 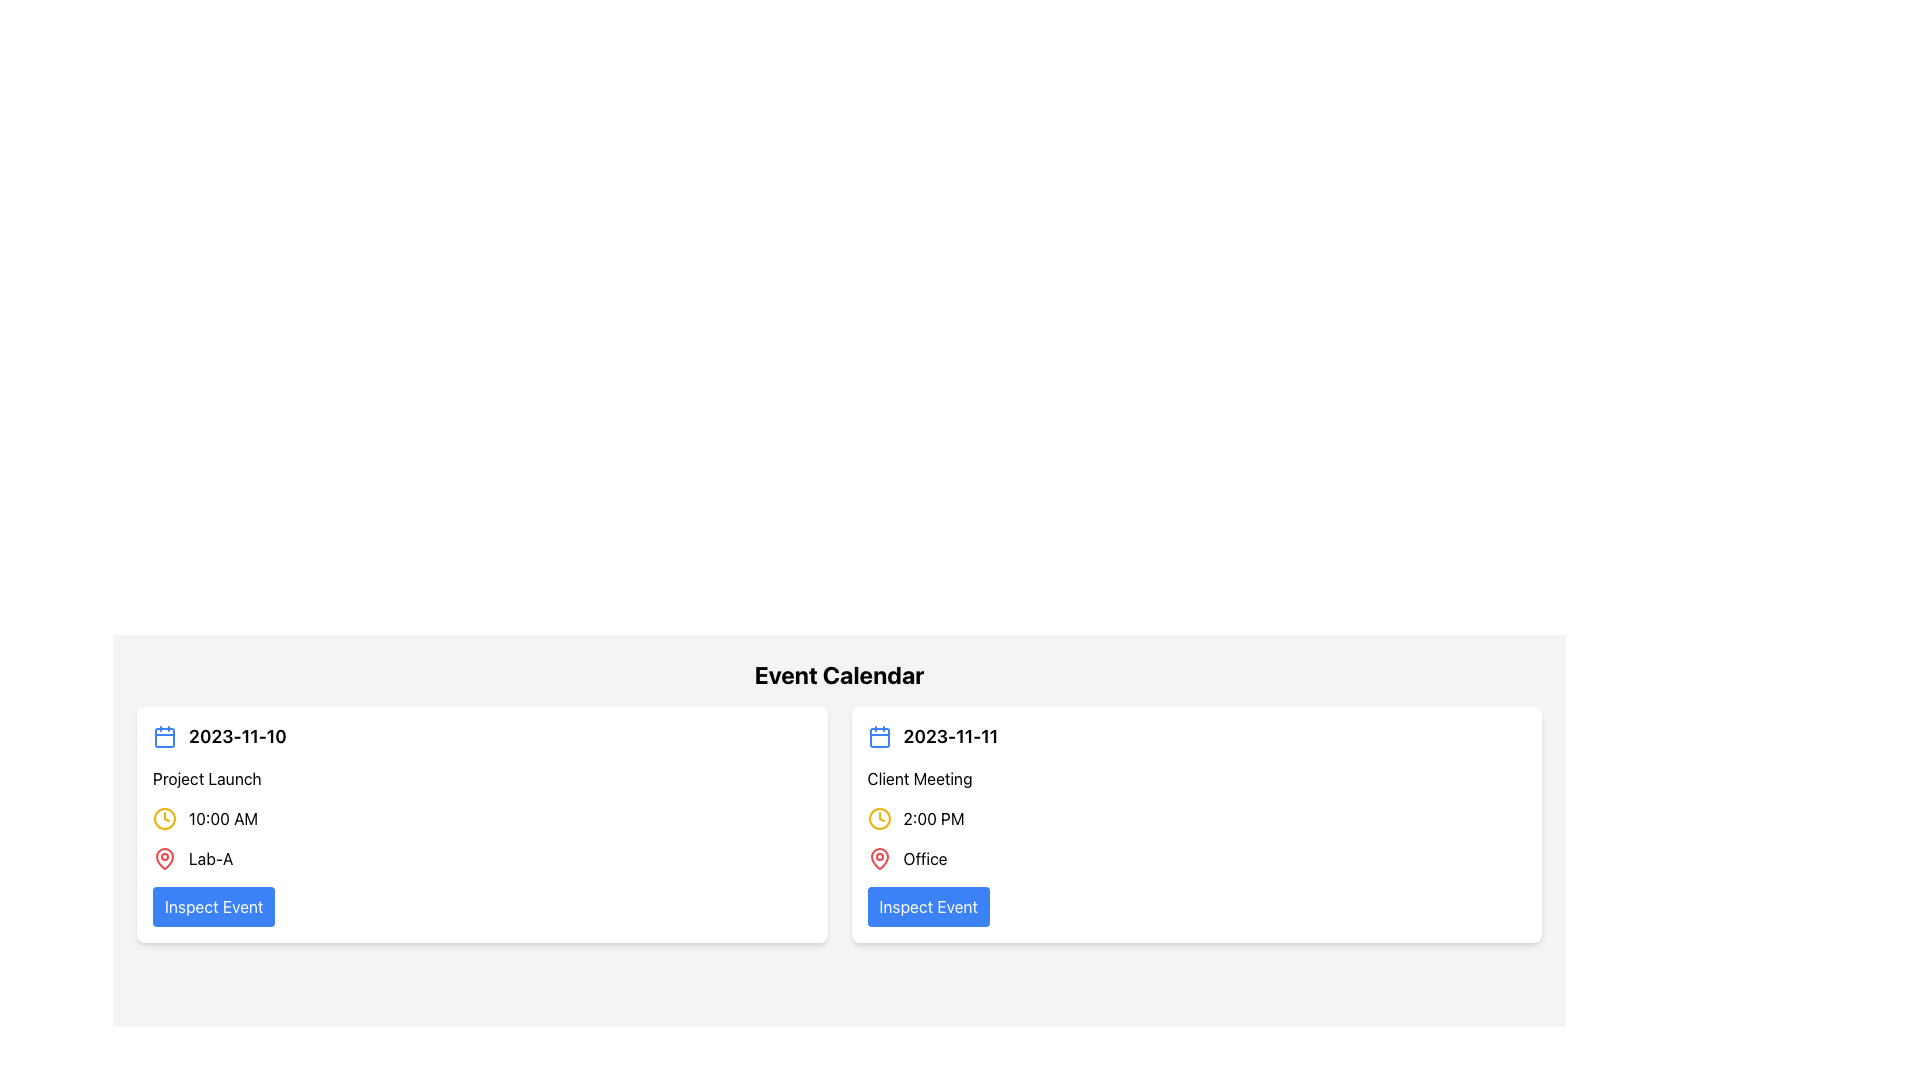 What do you see at coordinates (949, 736) in the screenshot?
I see `the date '2023-11-11' displayed in bold next to the blue calendar icon in the event calendar section` at bounding box center [949, 736].